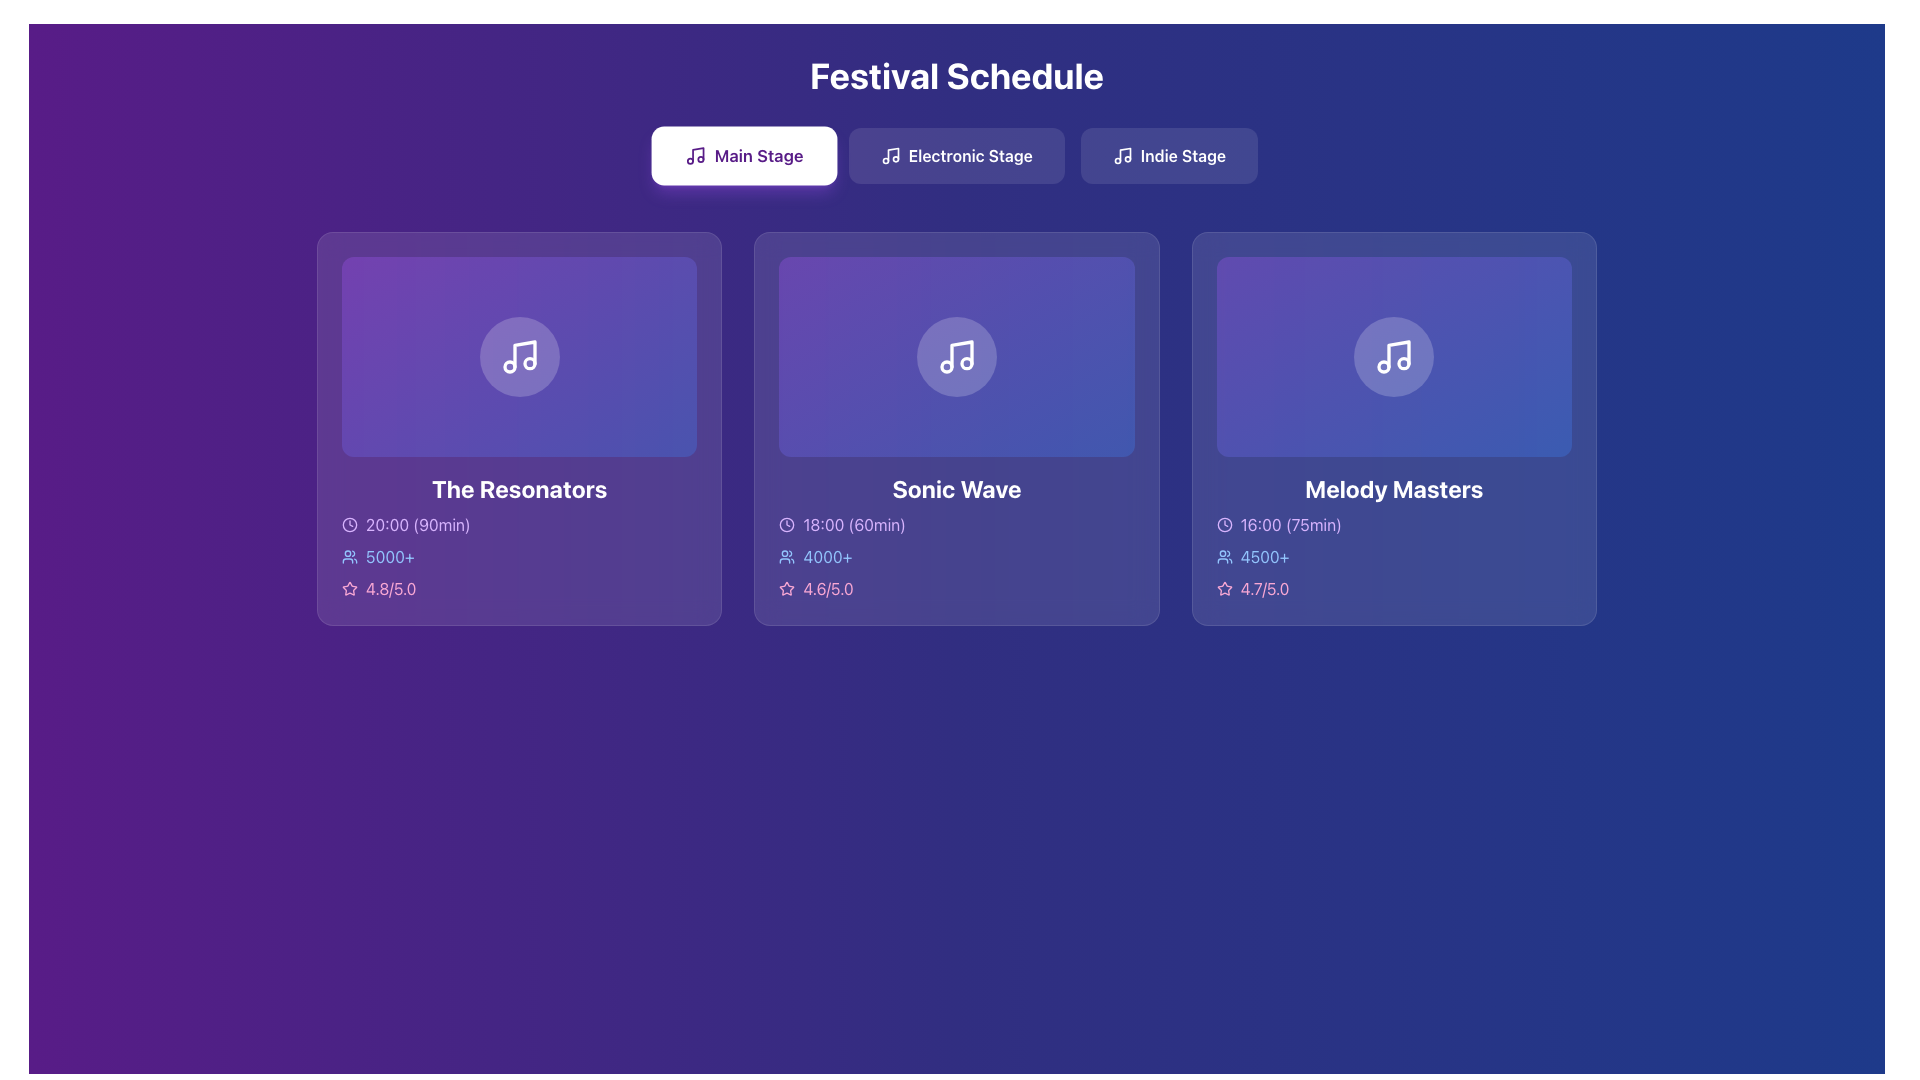 The height and width of the screenshot is (1080, 1920). Describe the element at coordinates (1264, 556) in the screenshot. I see `the text label displaying '4500+' in light blue font on a dark blue background, which is located below a small user icon in the 'Melody Masters' event card under the 'Main Stage' tab` at that location.